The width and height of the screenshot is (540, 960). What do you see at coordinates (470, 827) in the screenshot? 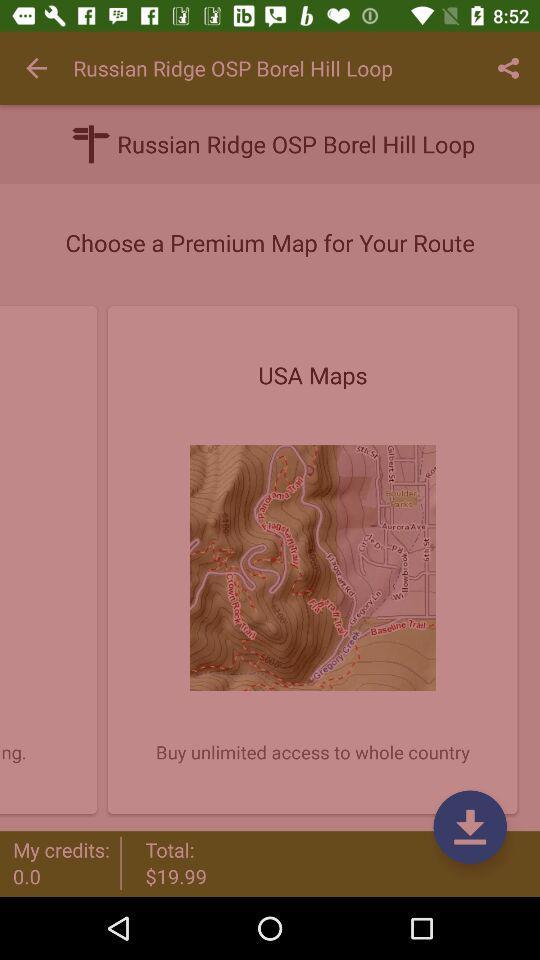
I see `the file_download icon` at bounding box center [470, 827].